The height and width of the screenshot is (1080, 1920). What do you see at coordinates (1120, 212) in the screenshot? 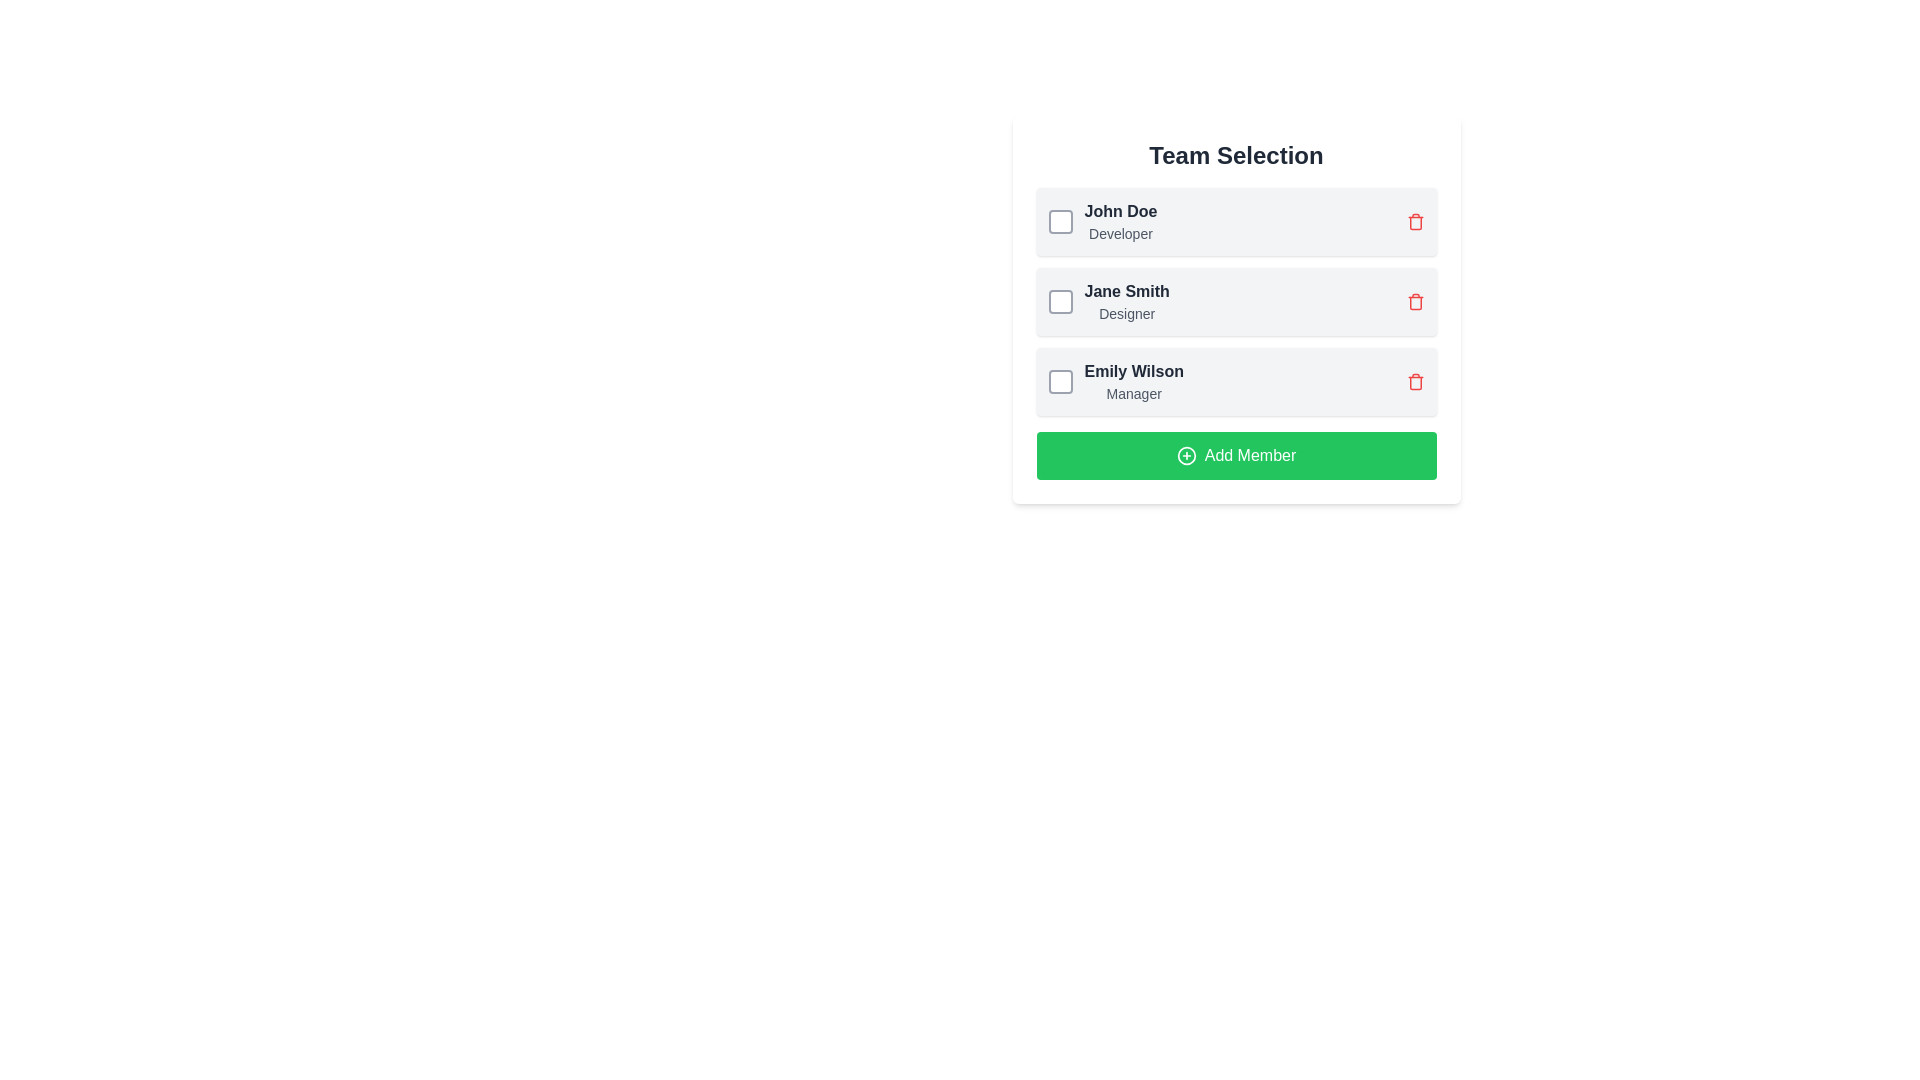
I see `the text label that reads 'John Doe', which is styled with a bold font and dark color, located at the top of a list item in the 'Team Selection' section` at bounding box center [1120, 212].